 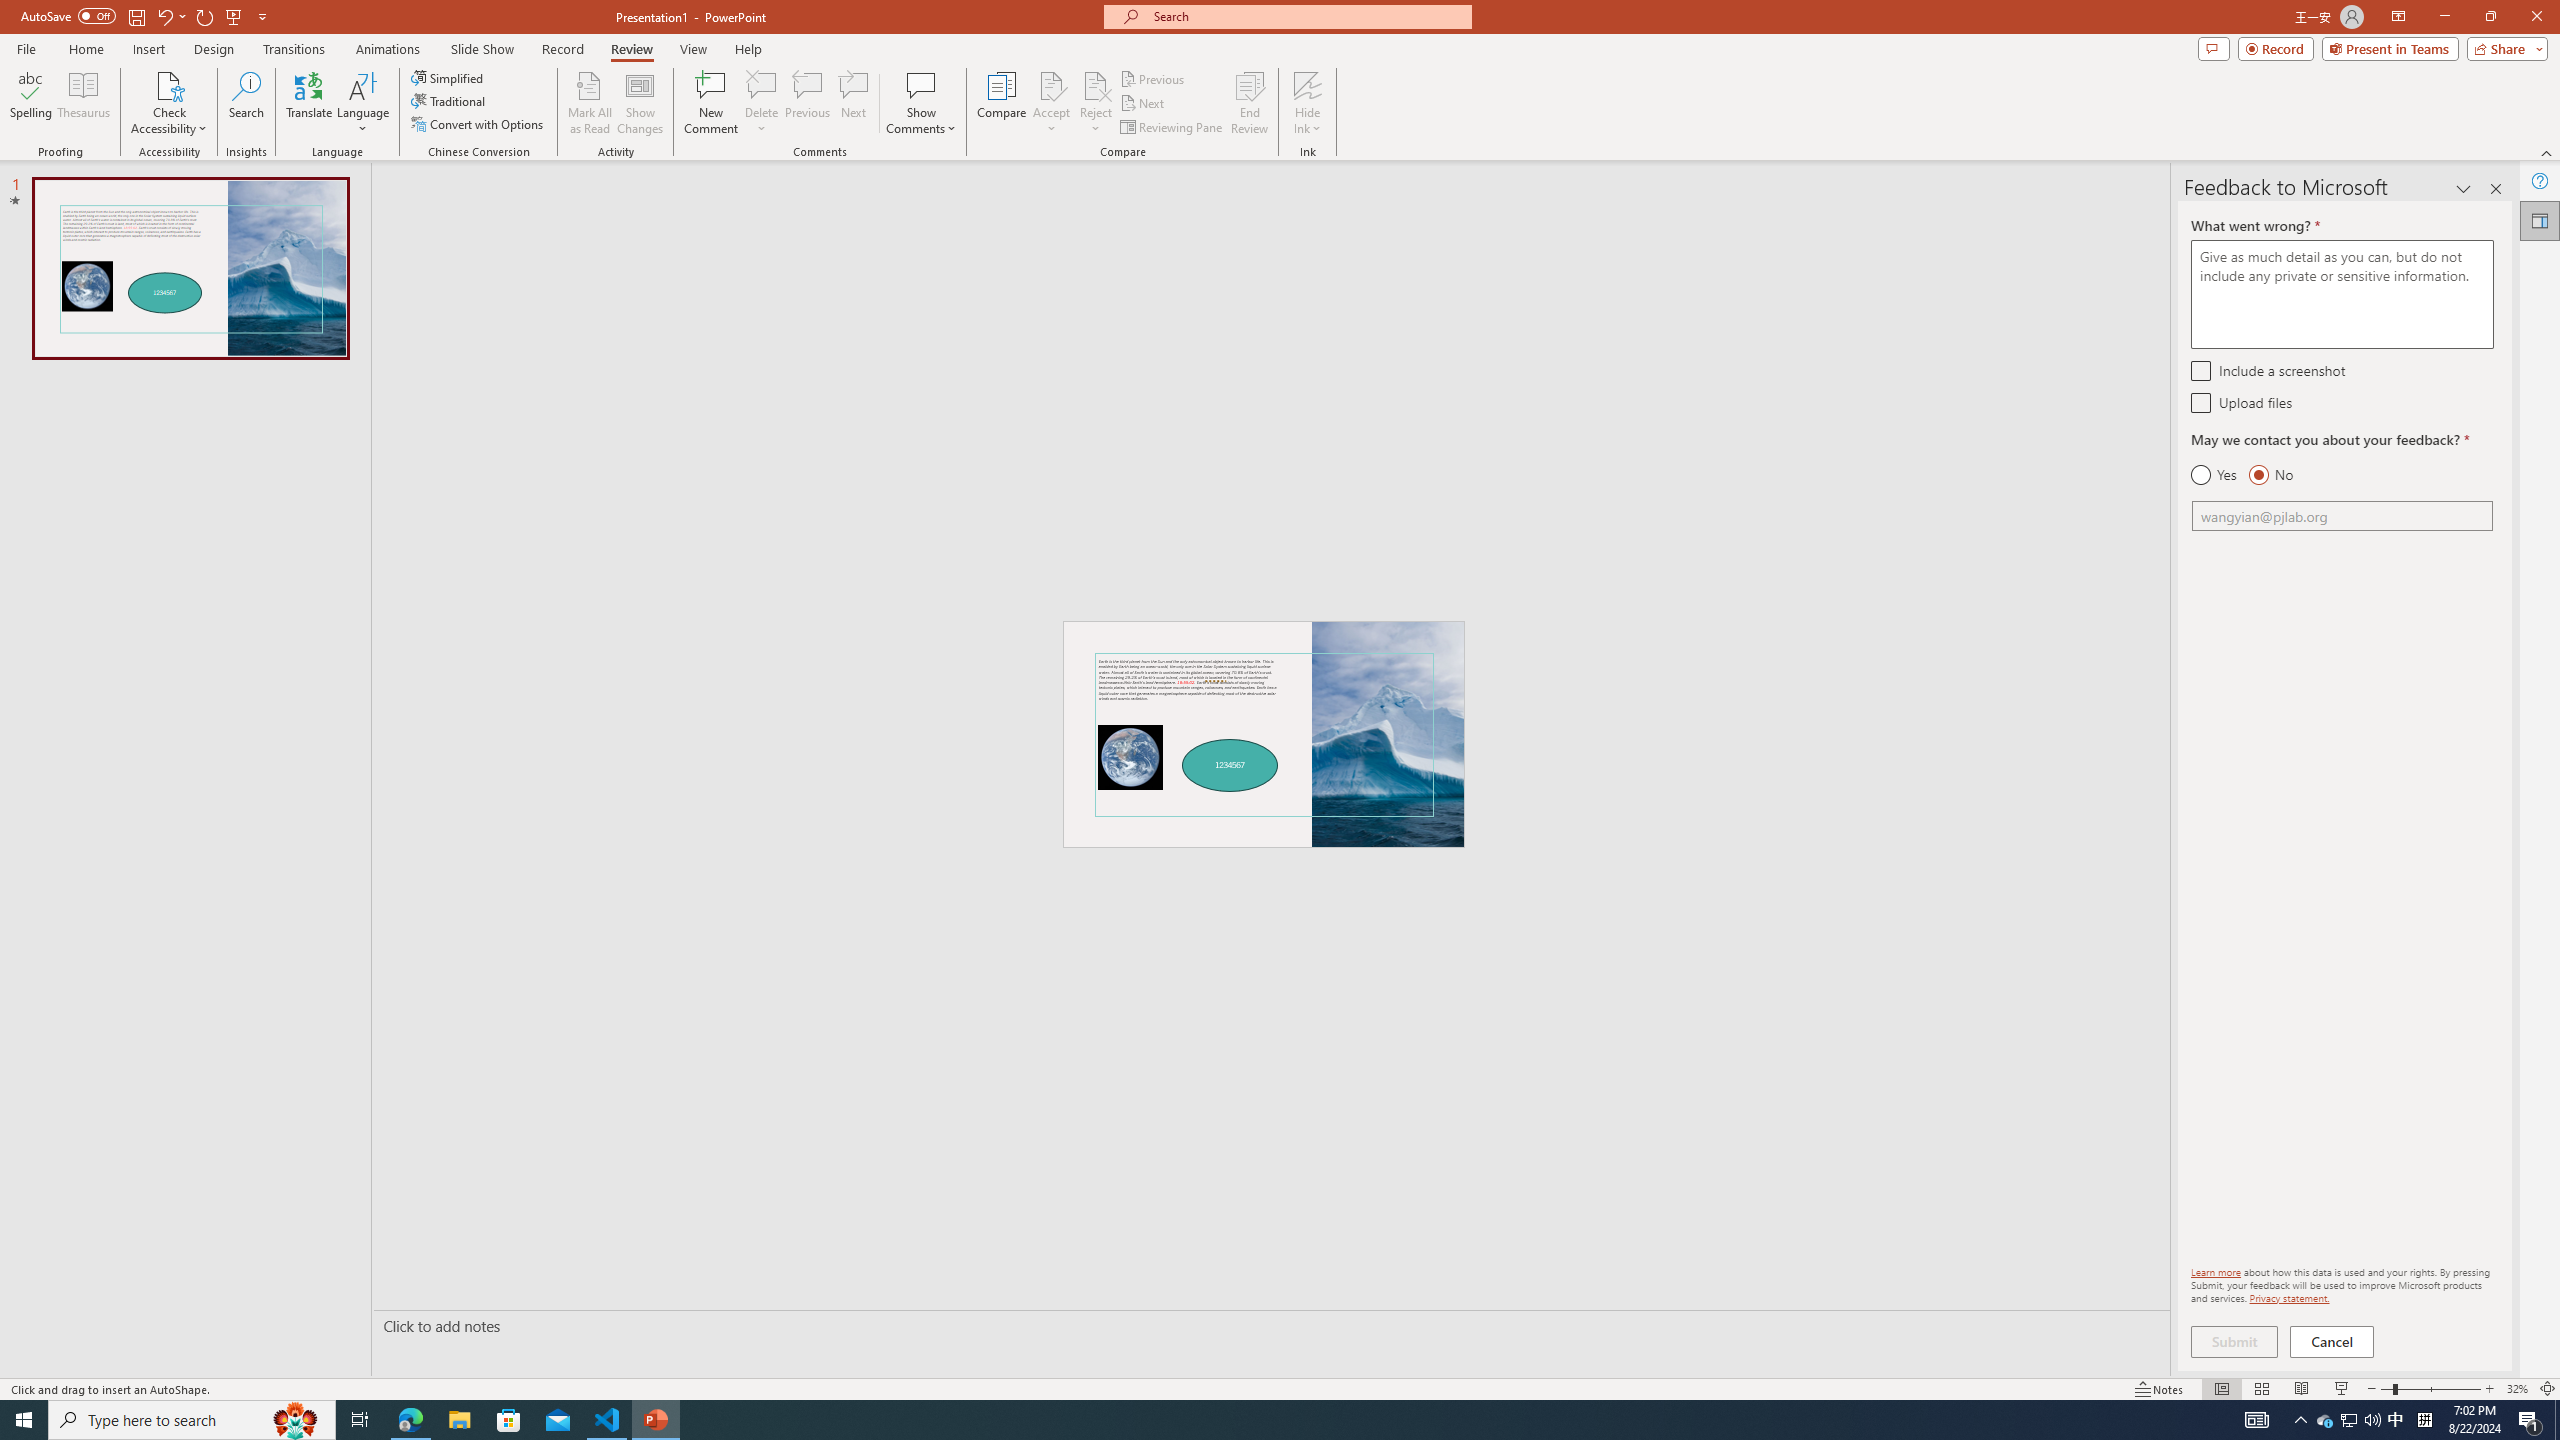 What do you see at coordinates (309, 103) in the screenshot?
I see `'Translate'` at bounding box center [309, 103].